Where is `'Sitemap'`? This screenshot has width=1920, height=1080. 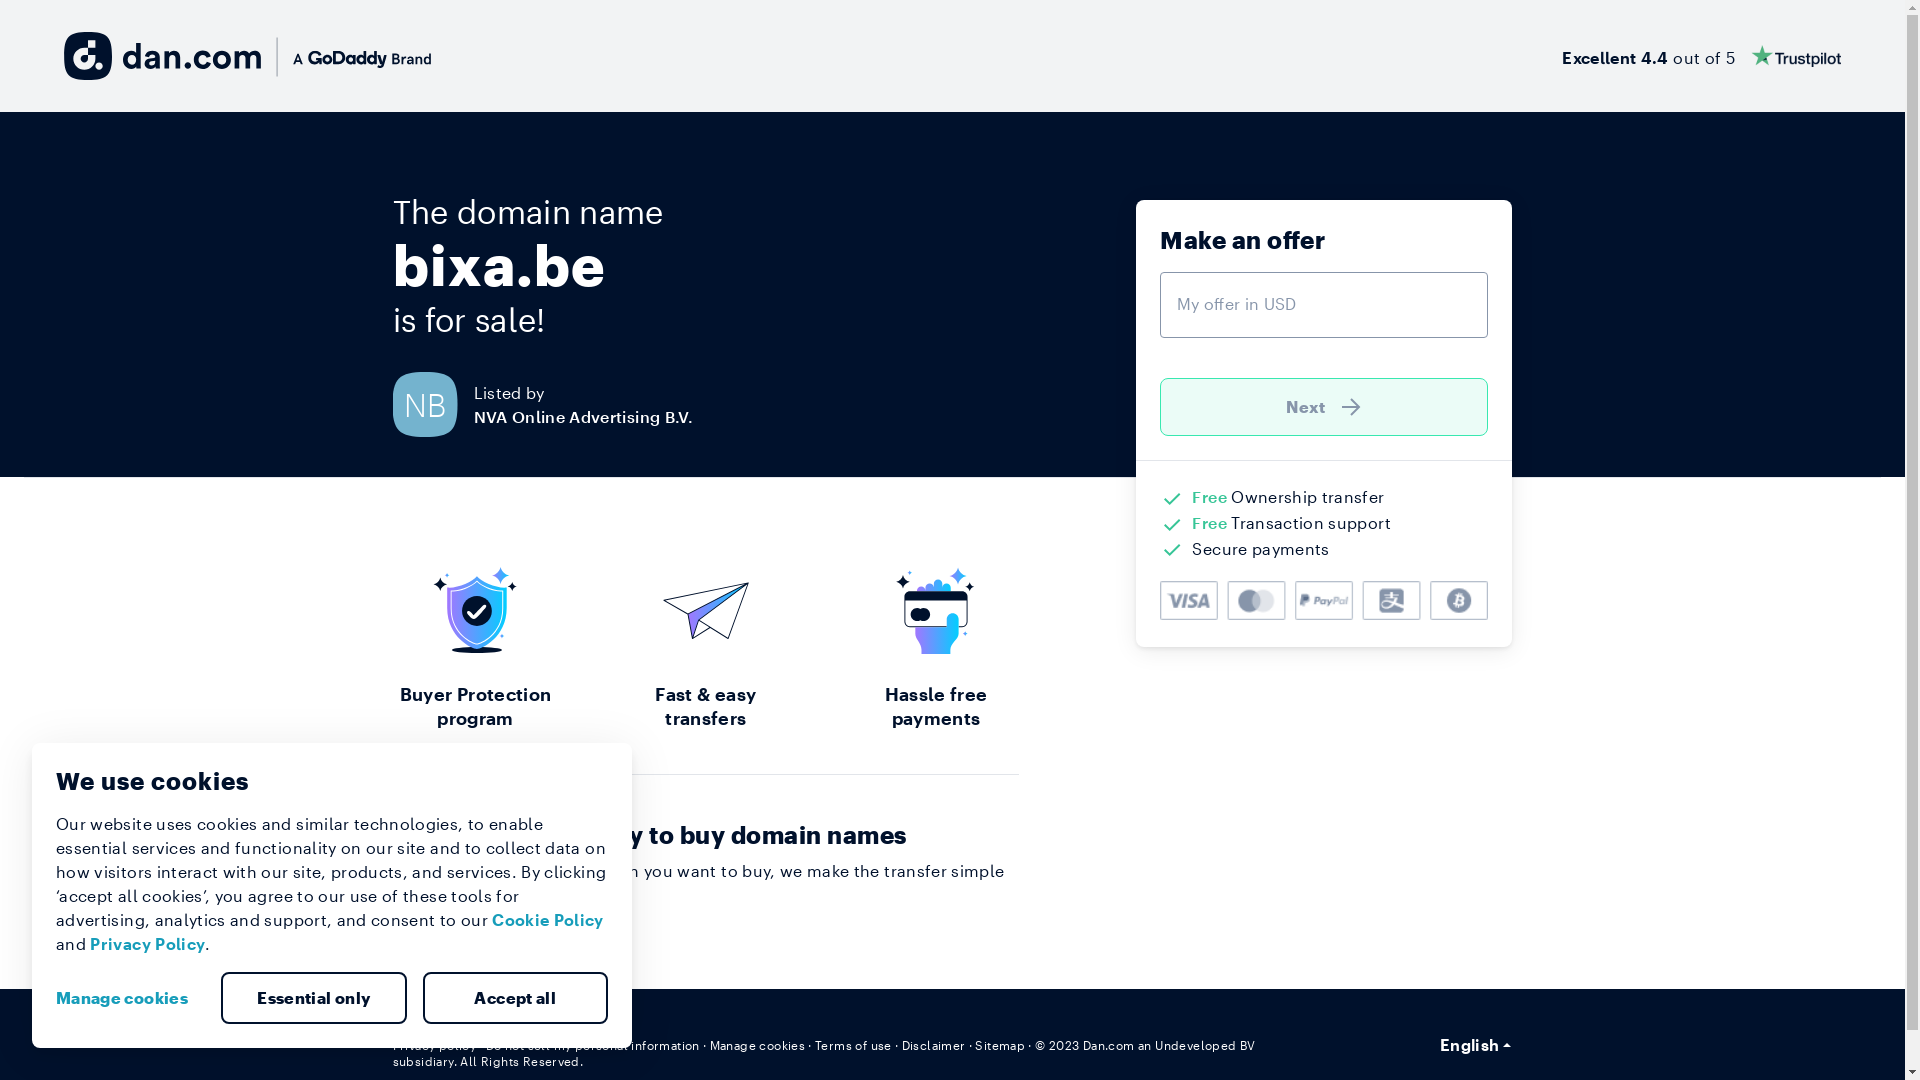
'Sitemap' is located at coordinates (974, 1044).